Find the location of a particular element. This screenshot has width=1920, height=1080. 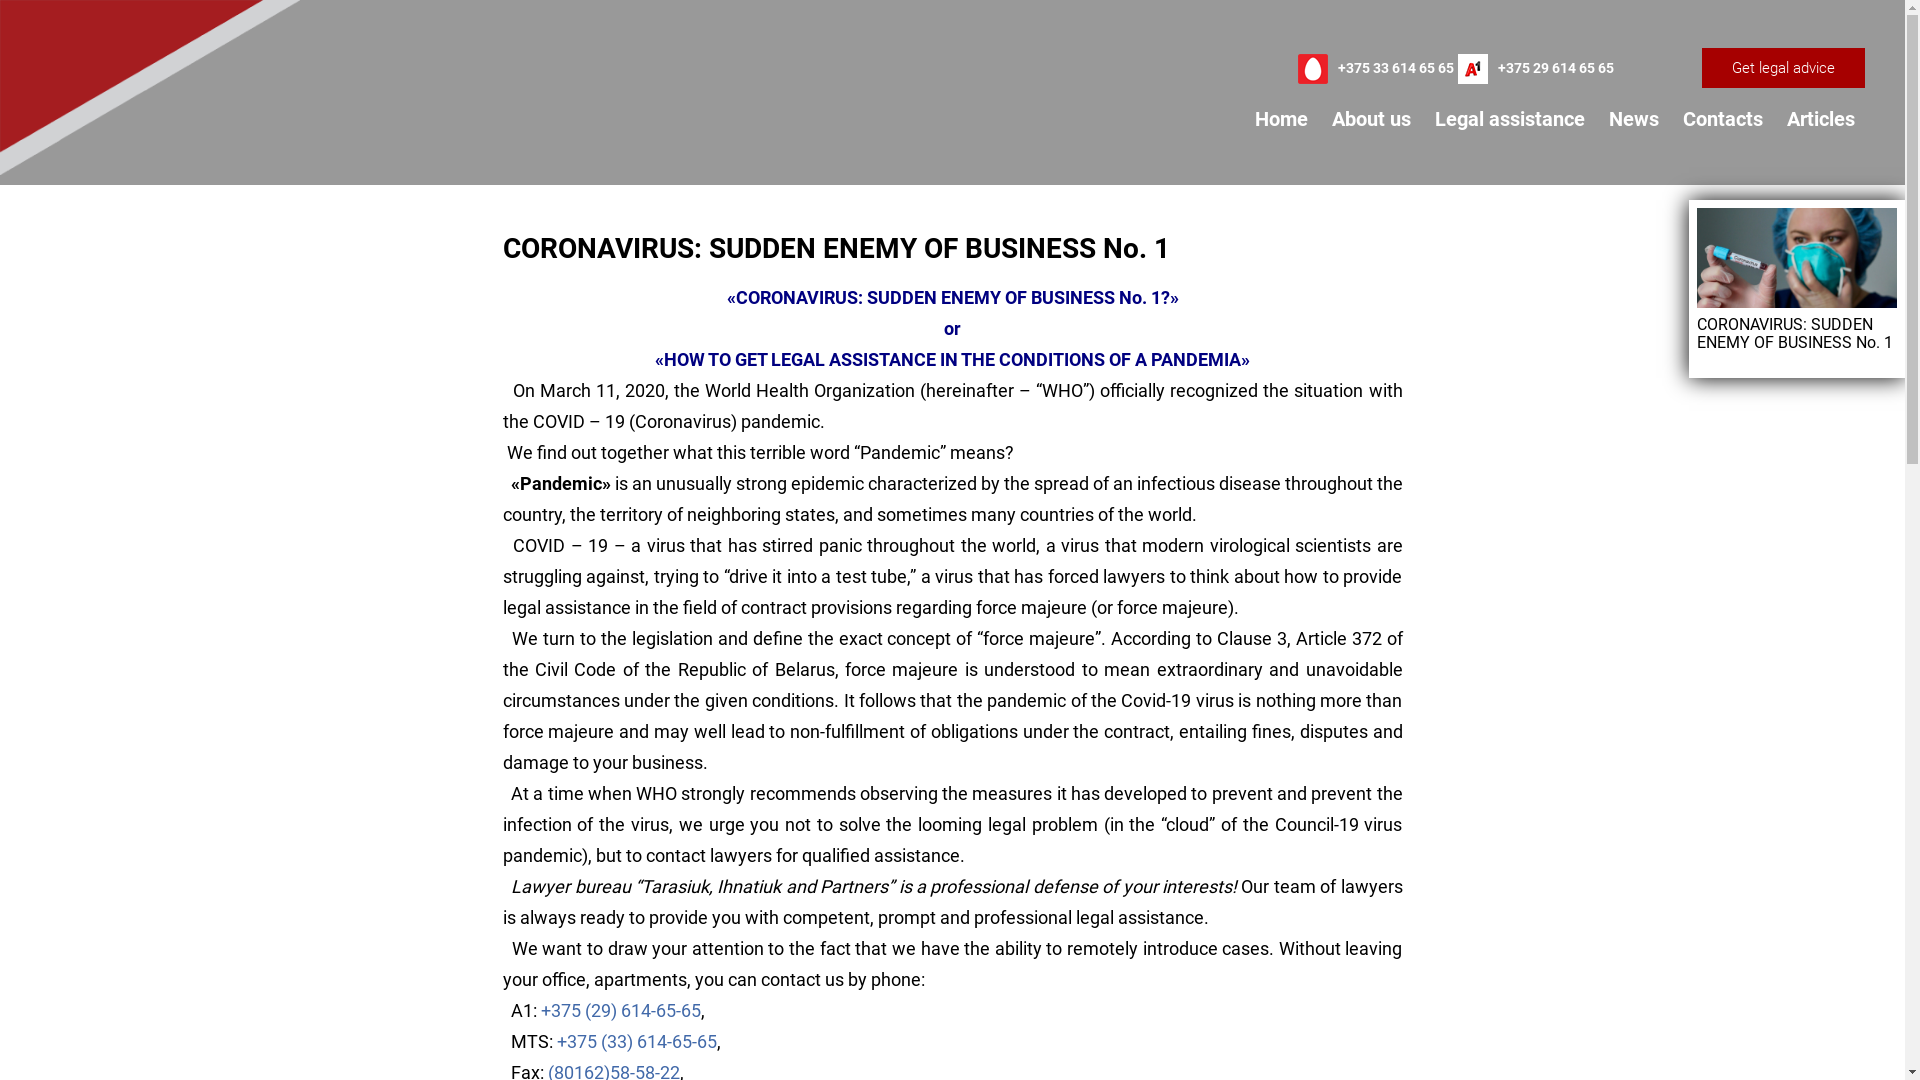

'Get legal advice' is located at coordinates (1701, 67).